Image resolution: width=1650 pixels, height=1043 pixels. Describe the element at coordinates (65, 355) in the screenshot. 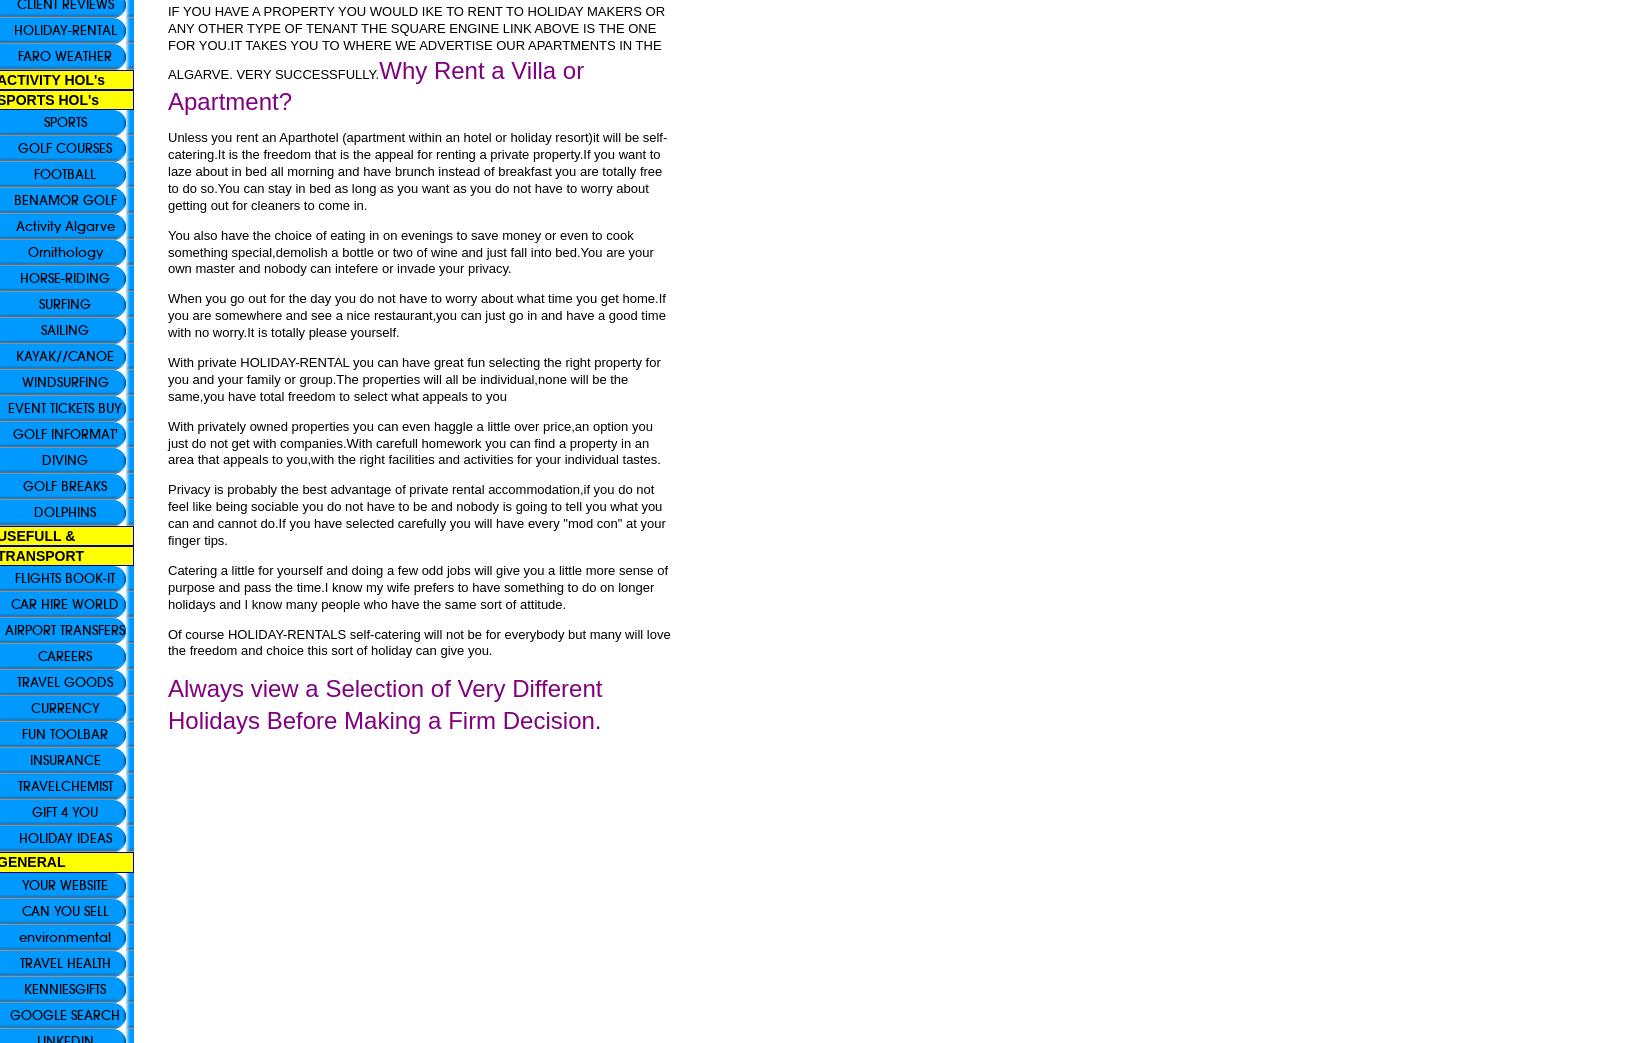

I see `'KAYAK//CANOE'` at that location.